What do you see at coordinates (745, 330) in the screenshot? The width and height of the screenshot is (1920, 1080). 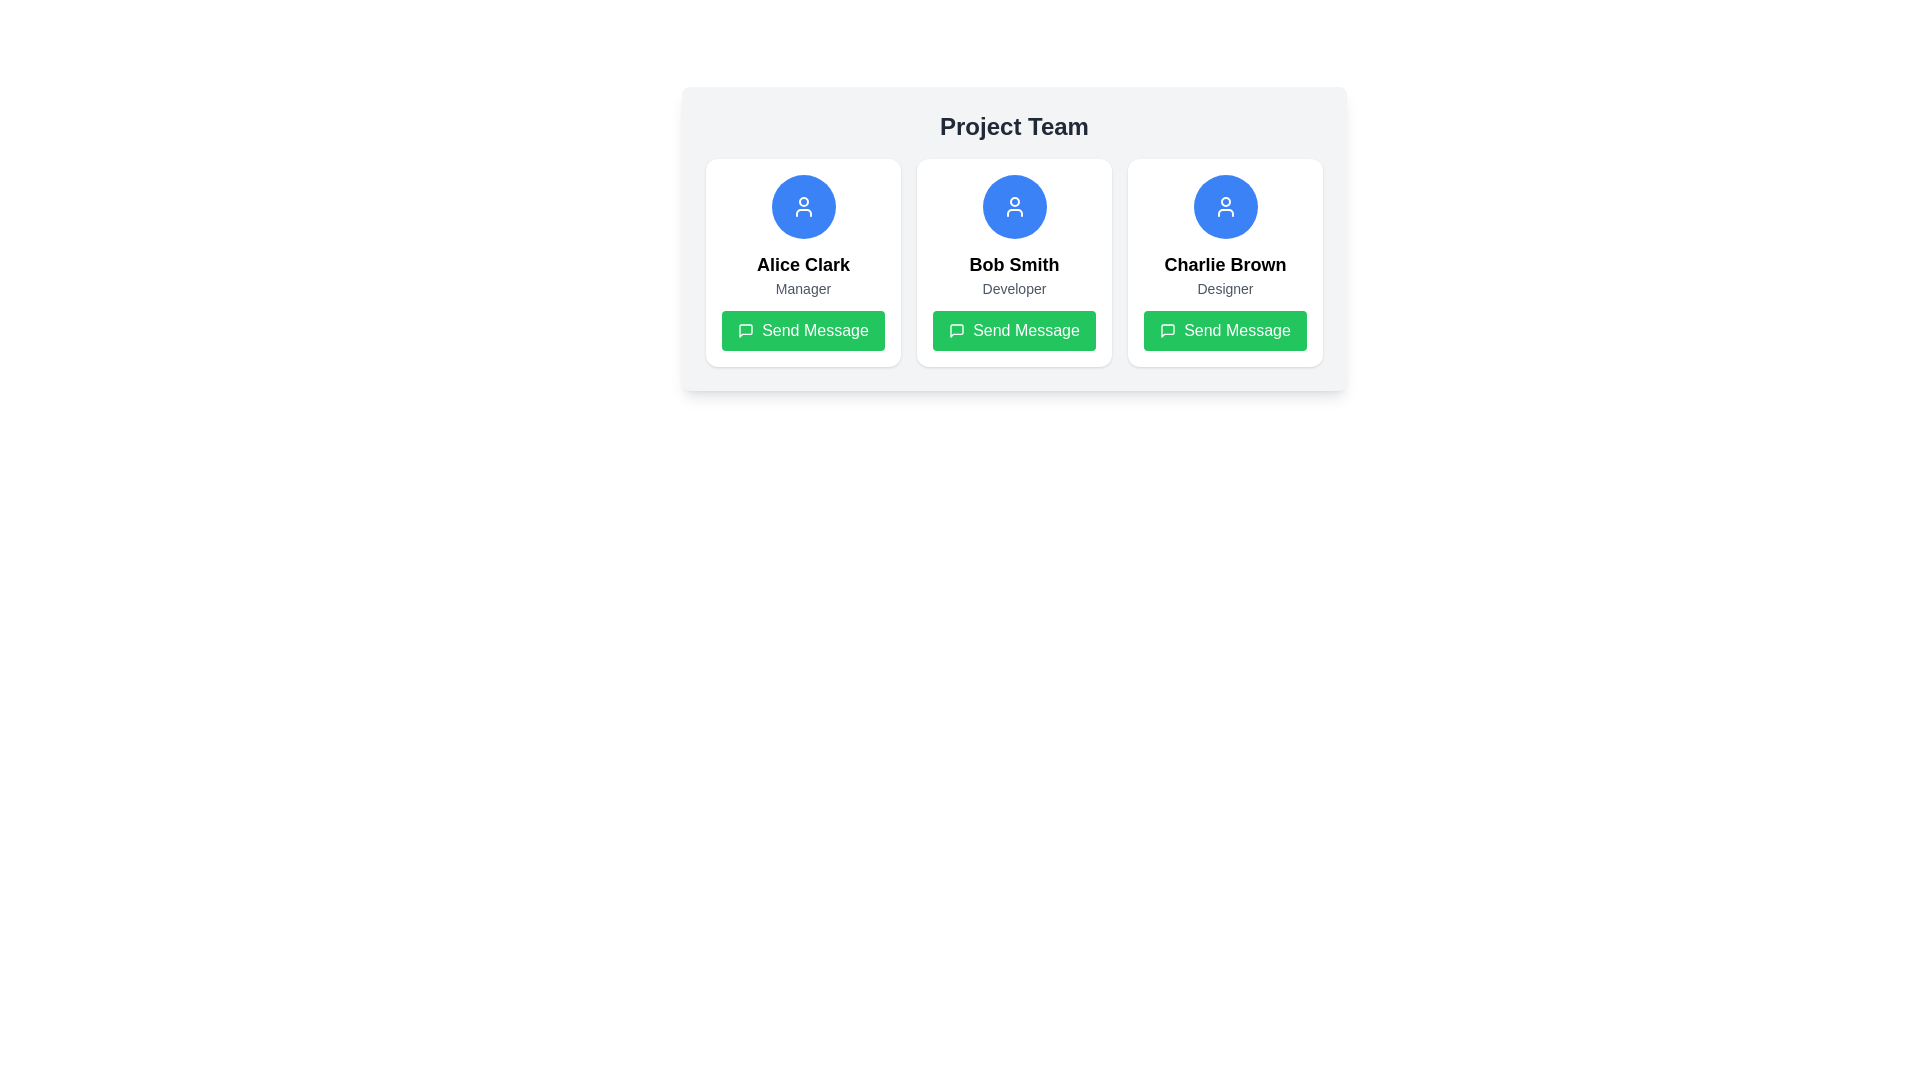 I see `the icon representing the 'Send Message' functionality, located centrally within the 'Send Message' button at the bottom section of the card for Alice Clark, a Manager` at bounding box center [745, 330].